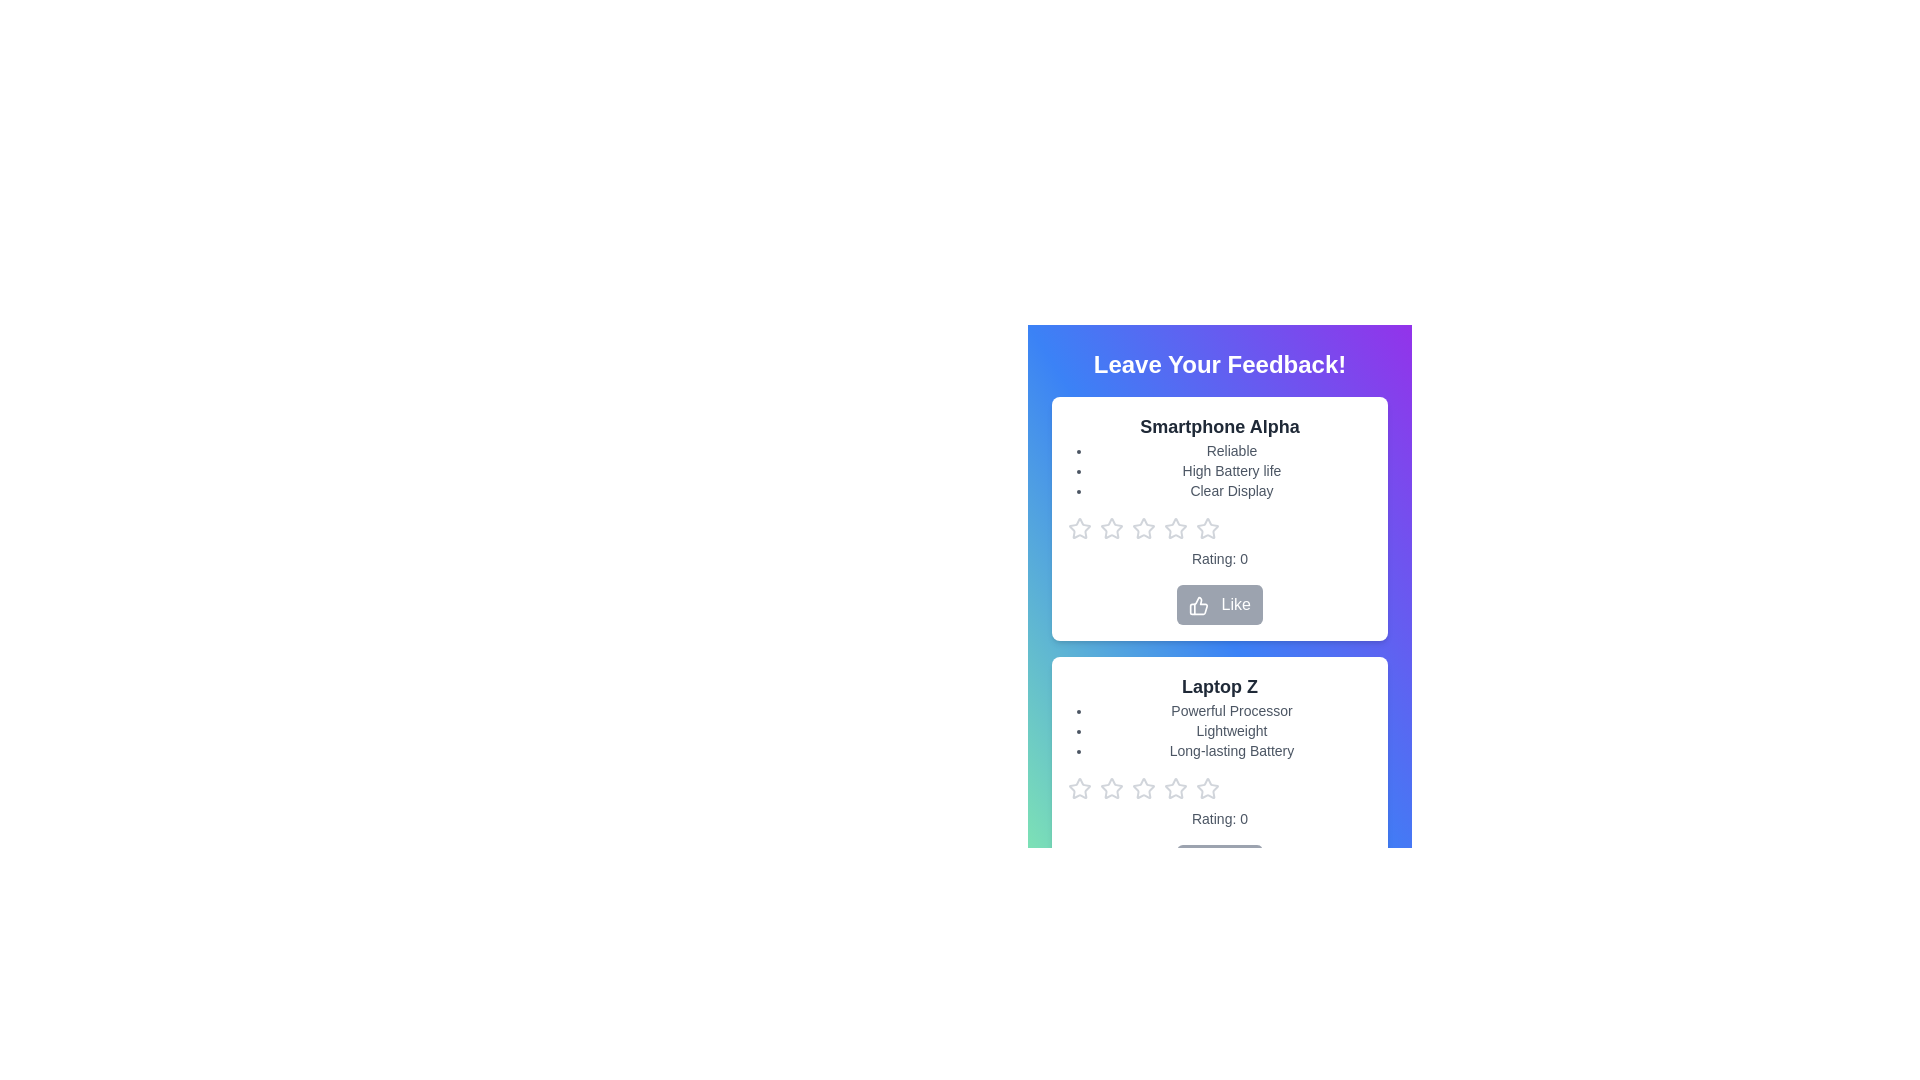  What do you see at coordinates (1199, 604) in the screenshot?
I see `the right thumbs-up icon located within the card section under the heading 'Smartphone Alpha'` at bounding box center [1199, 604].